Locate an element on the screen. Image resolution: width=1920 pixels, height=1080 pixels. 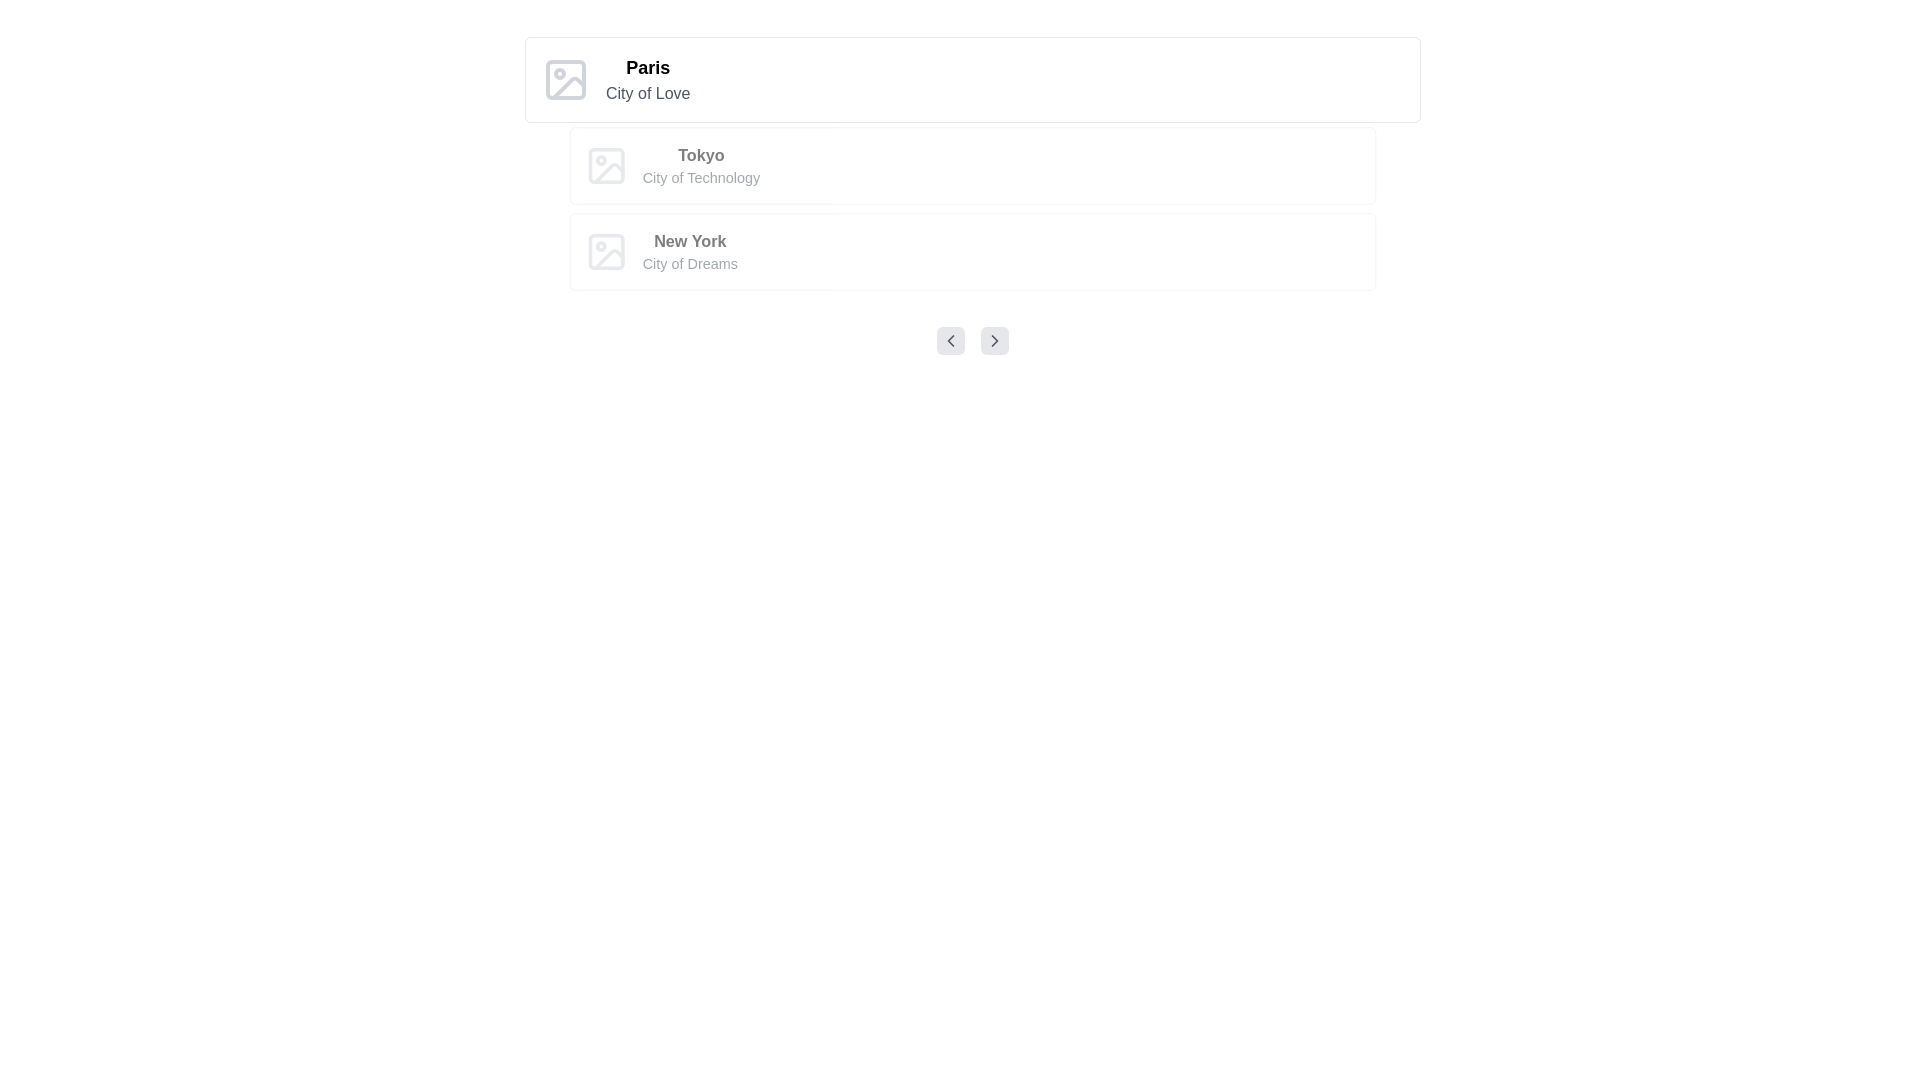
the rightmost navigation arrow icon is located at coordinates (994, 339).